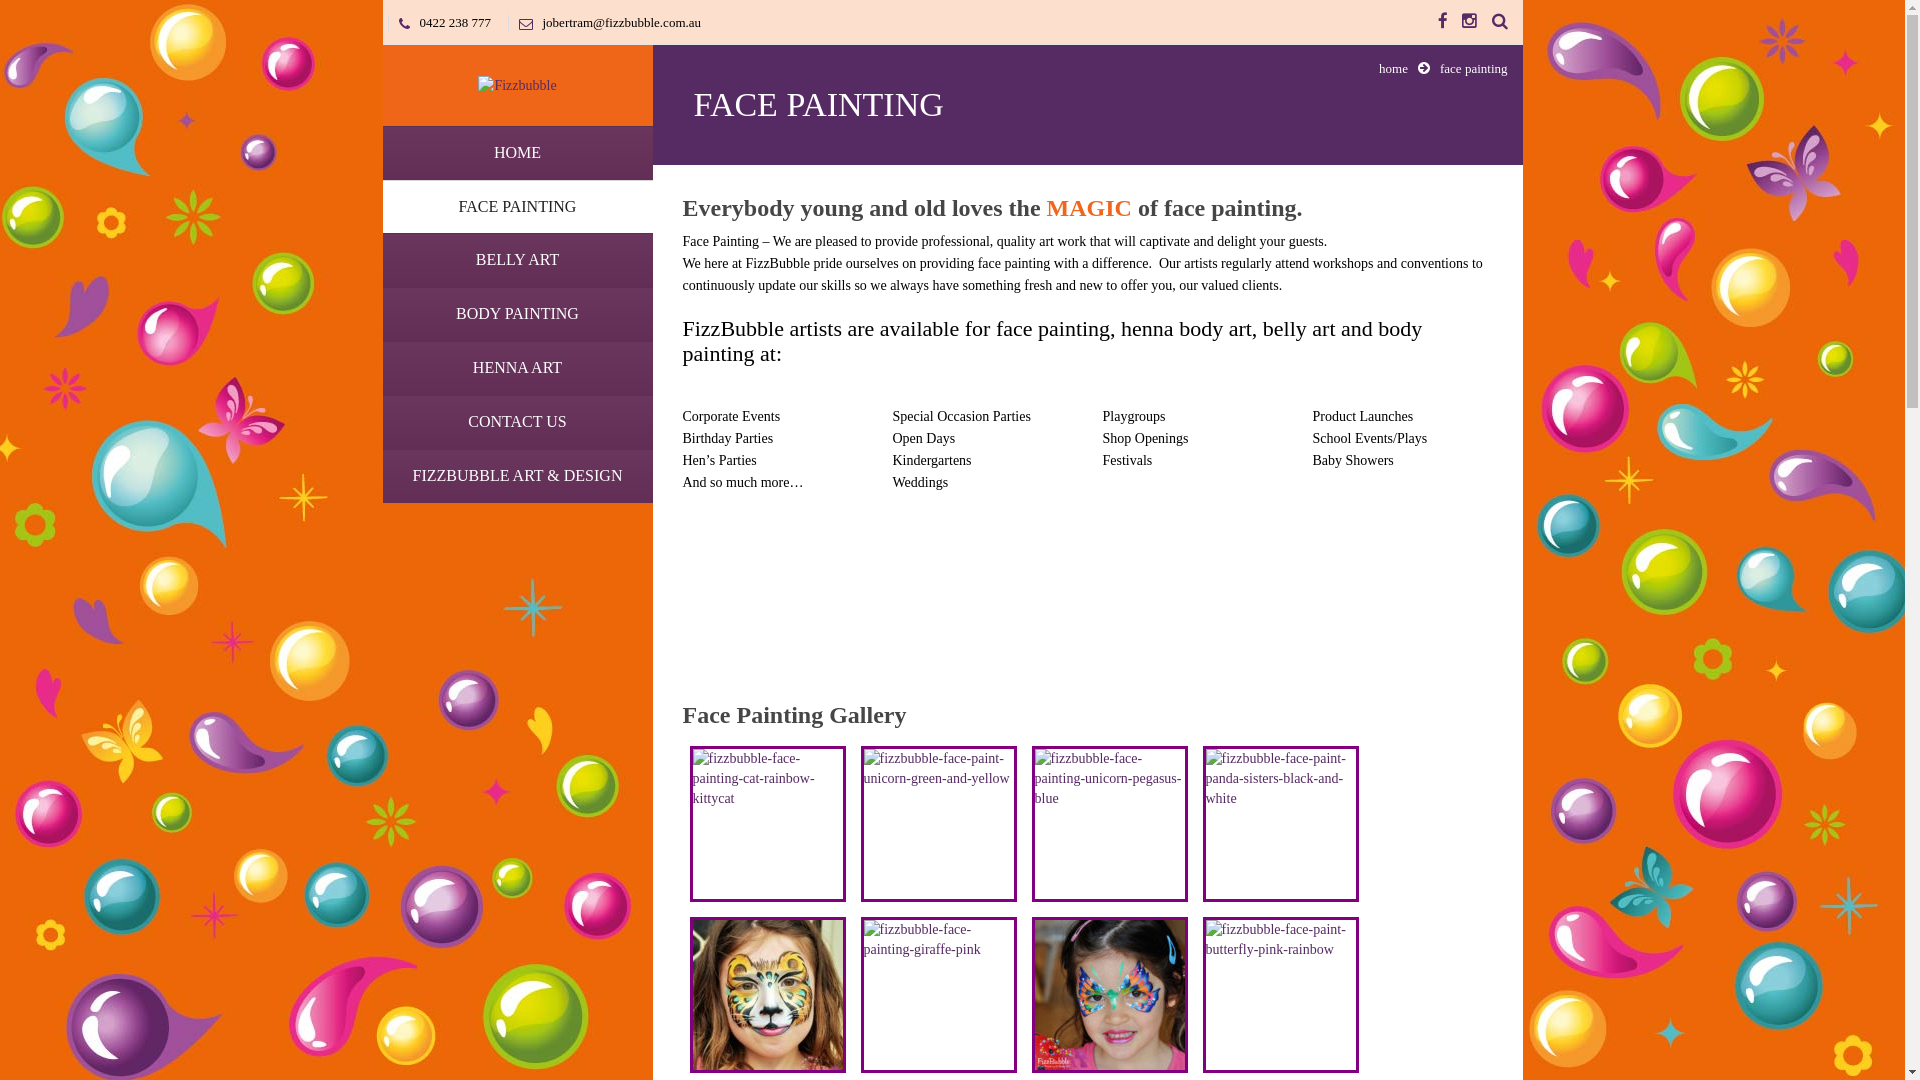  What do you see at coordinates (517, 83) in the screenshot?
I see `'Fizzbubble'` at bounding box center [517, 83].